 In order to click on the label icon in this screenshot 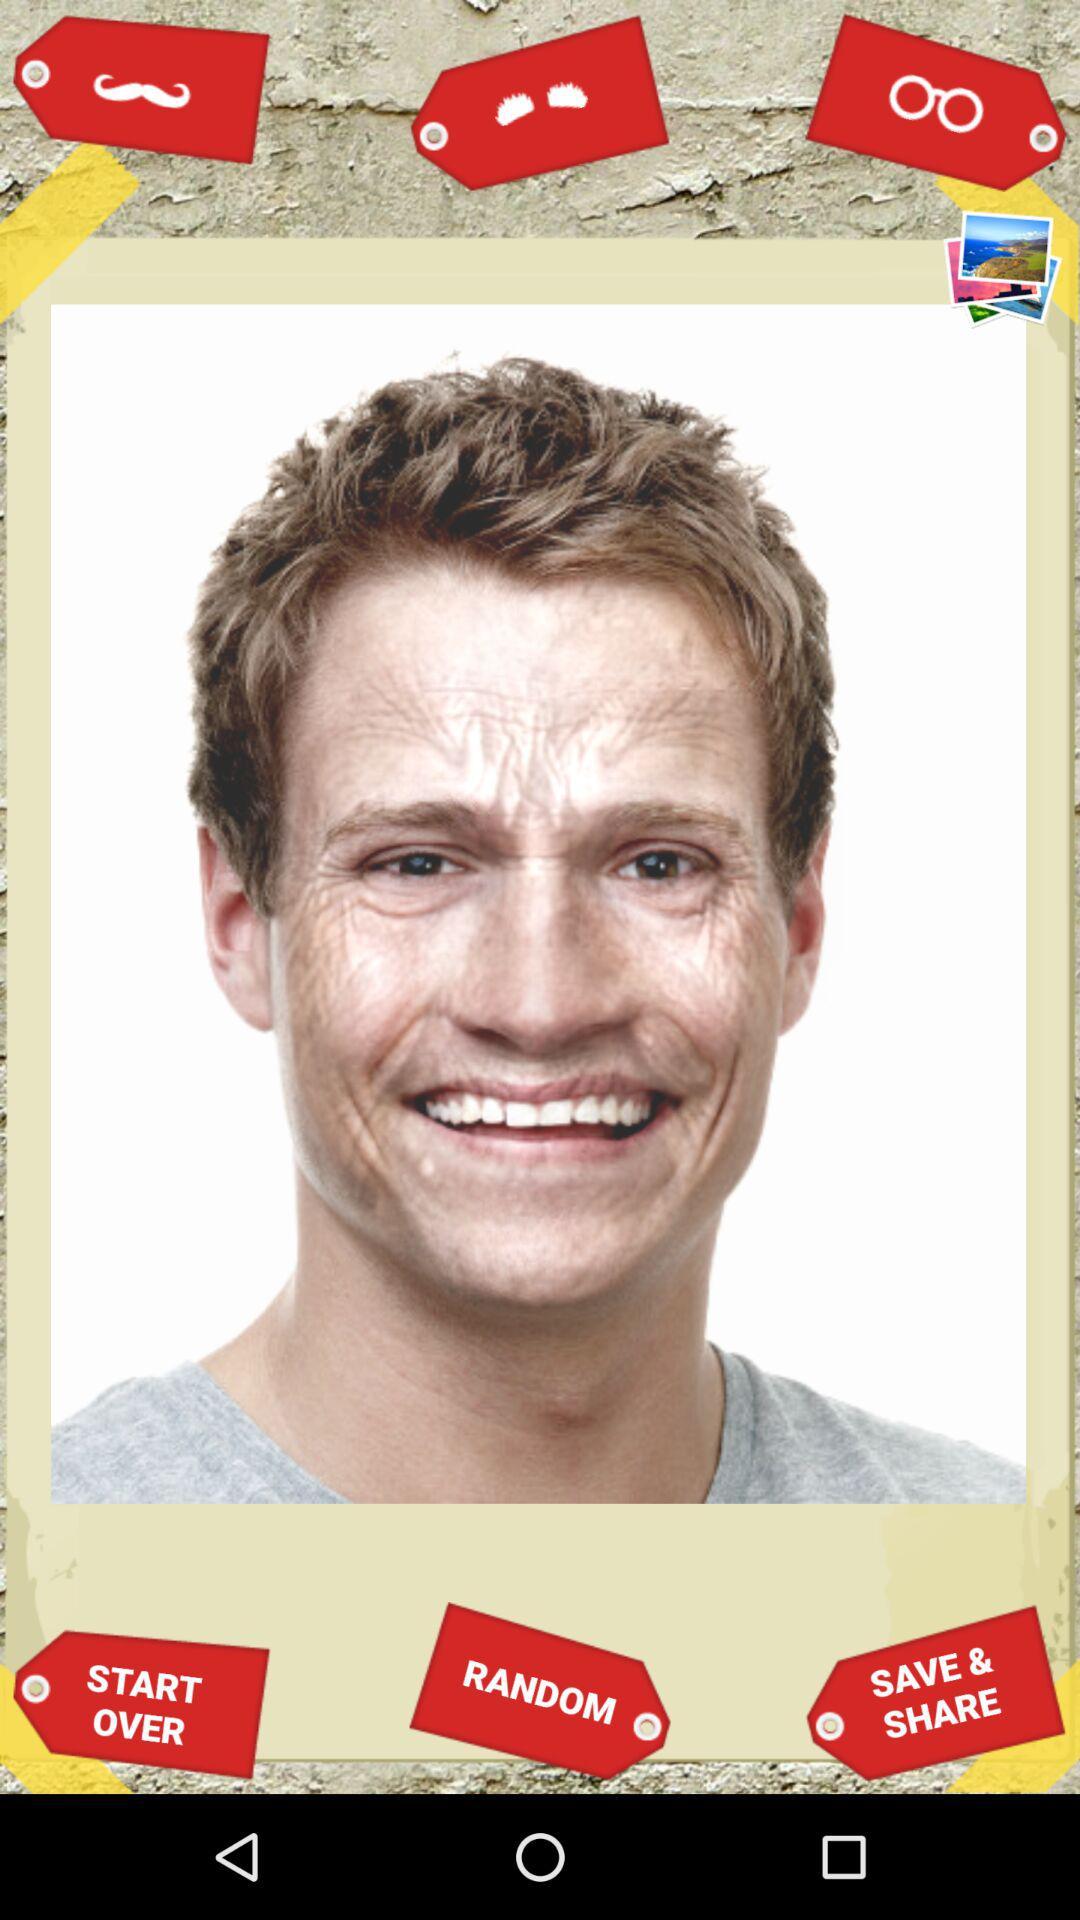, I will do `click(540, 100)`.